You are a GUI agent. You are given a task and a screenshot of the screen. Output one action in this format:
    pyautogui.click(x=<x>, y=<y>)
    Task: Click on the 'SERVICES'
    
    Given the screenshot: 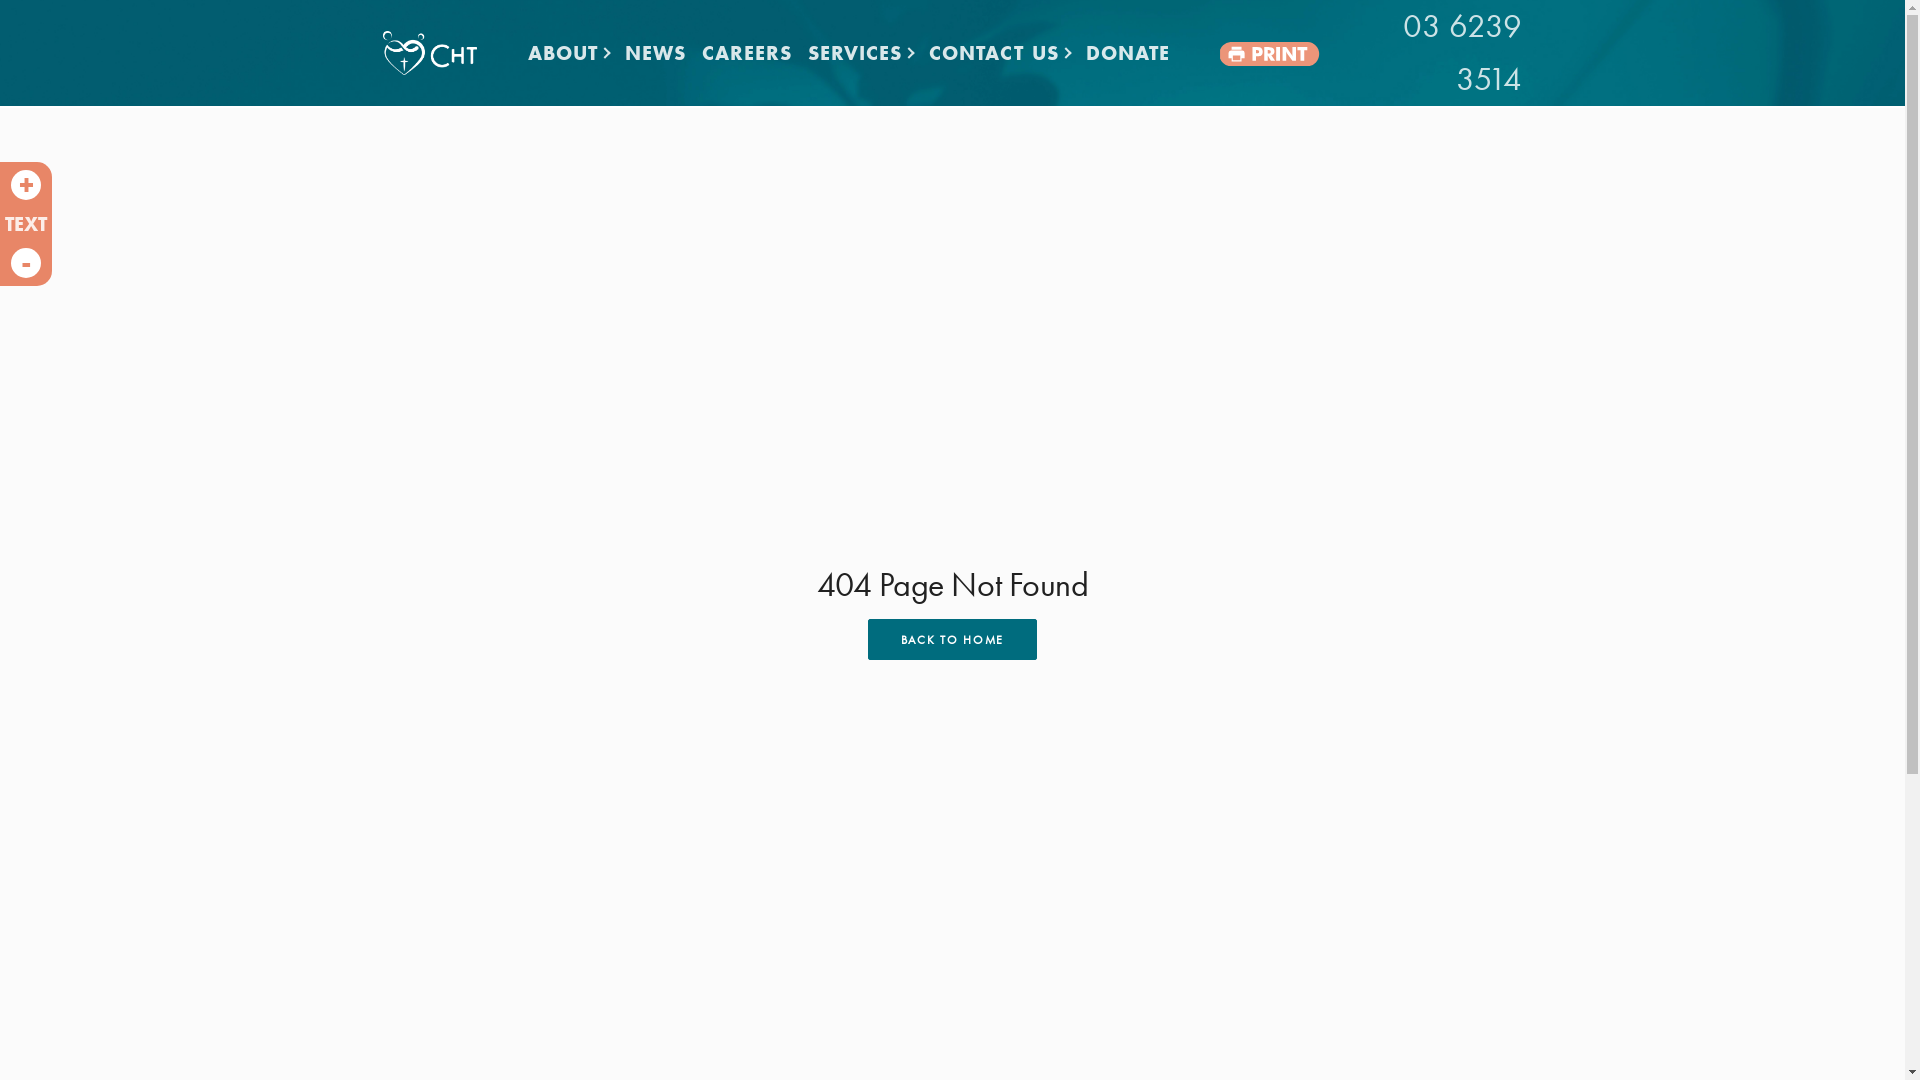 What is the action you would take?
    pyautogui.click(x=860, y=52)
    